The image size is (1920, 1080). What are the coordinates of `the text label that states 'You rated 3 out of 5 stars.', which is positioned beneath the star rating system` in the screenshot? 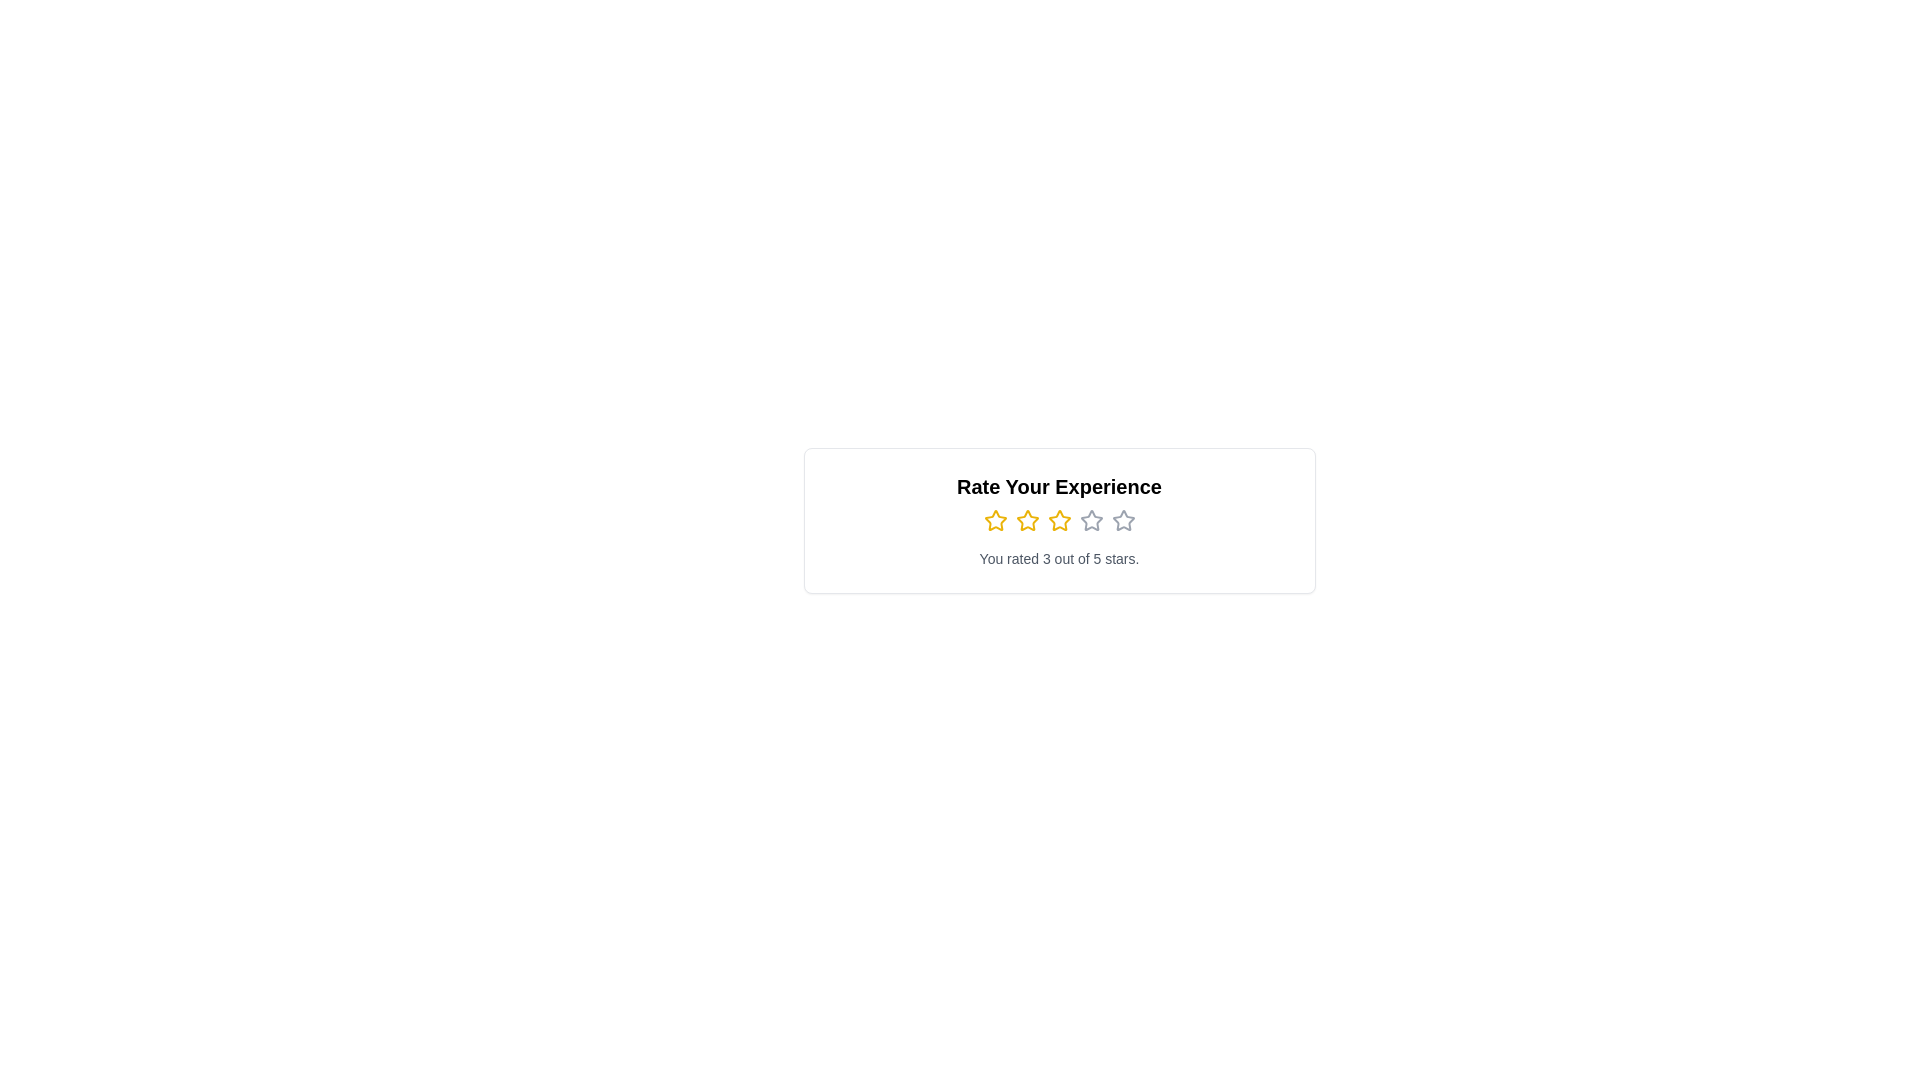 It's located at (1058, 559).